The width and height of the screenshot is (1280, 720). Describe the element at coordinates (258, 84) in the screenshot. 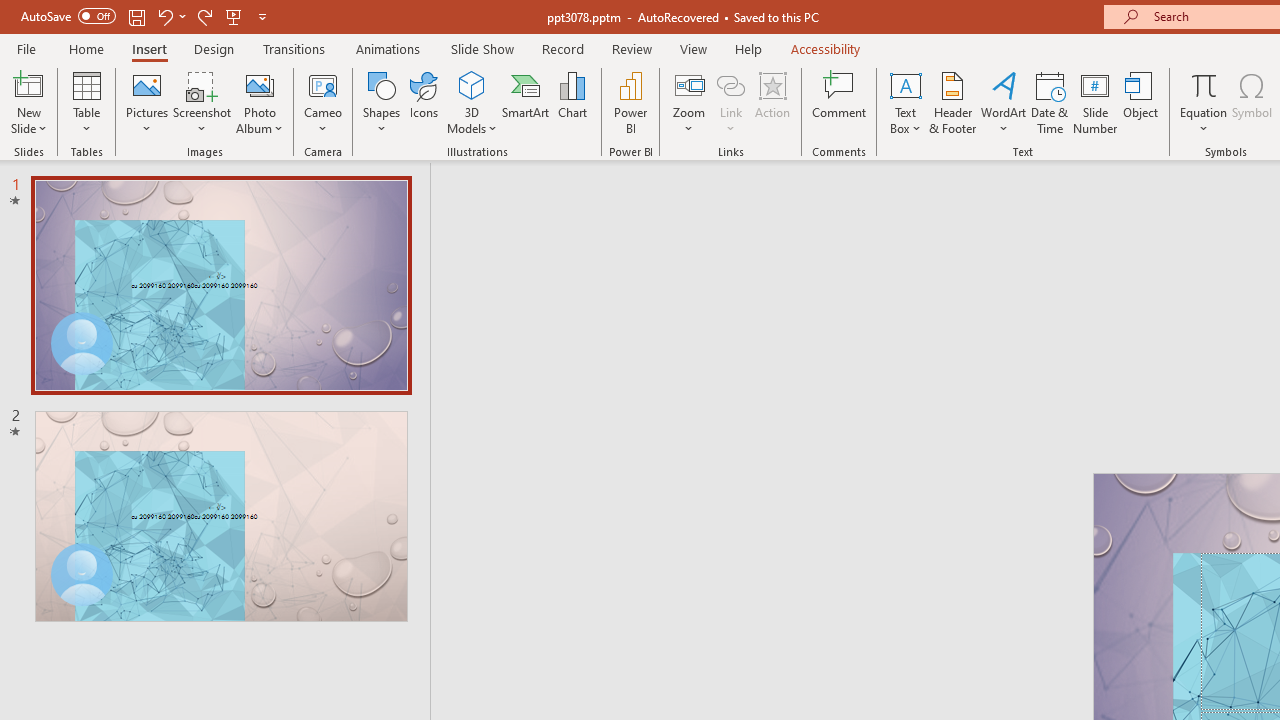

I see `'New Photo Album...'` at that location.